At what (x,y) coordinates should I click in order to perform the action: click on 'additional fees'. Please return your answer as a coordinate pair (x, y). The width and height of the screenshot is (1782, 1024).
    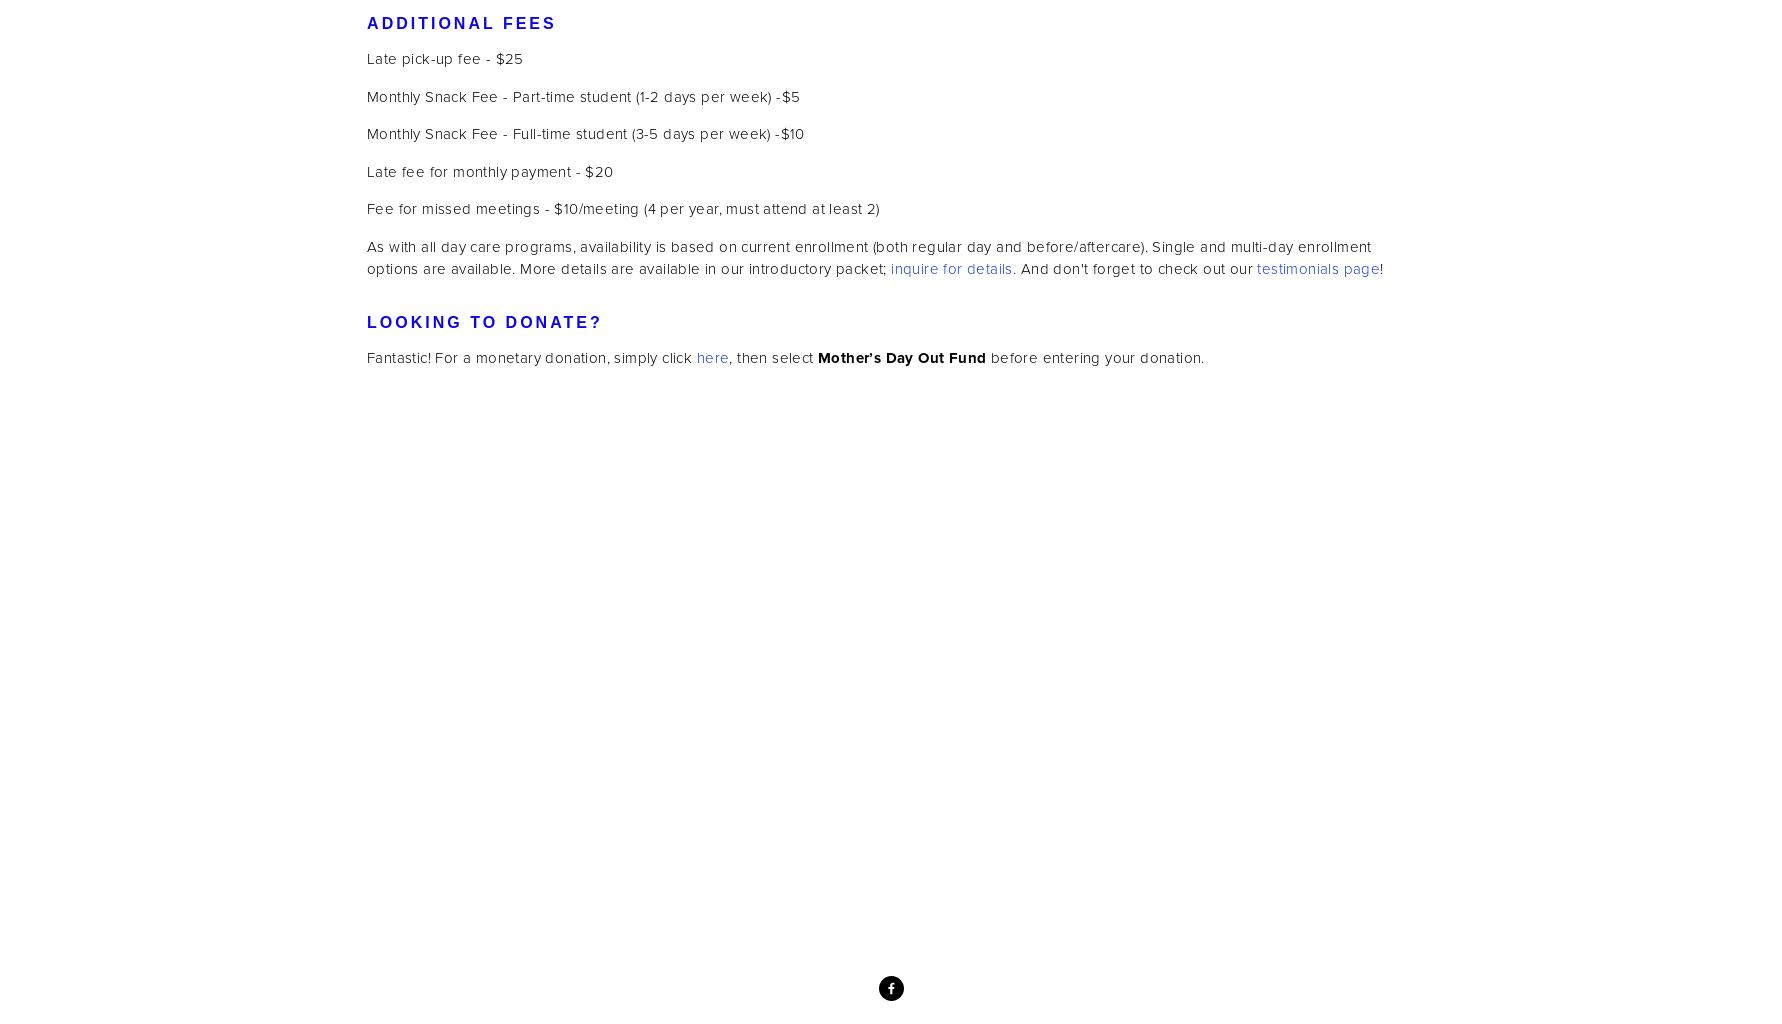
    Looking at the image, I should click on (460, 23).